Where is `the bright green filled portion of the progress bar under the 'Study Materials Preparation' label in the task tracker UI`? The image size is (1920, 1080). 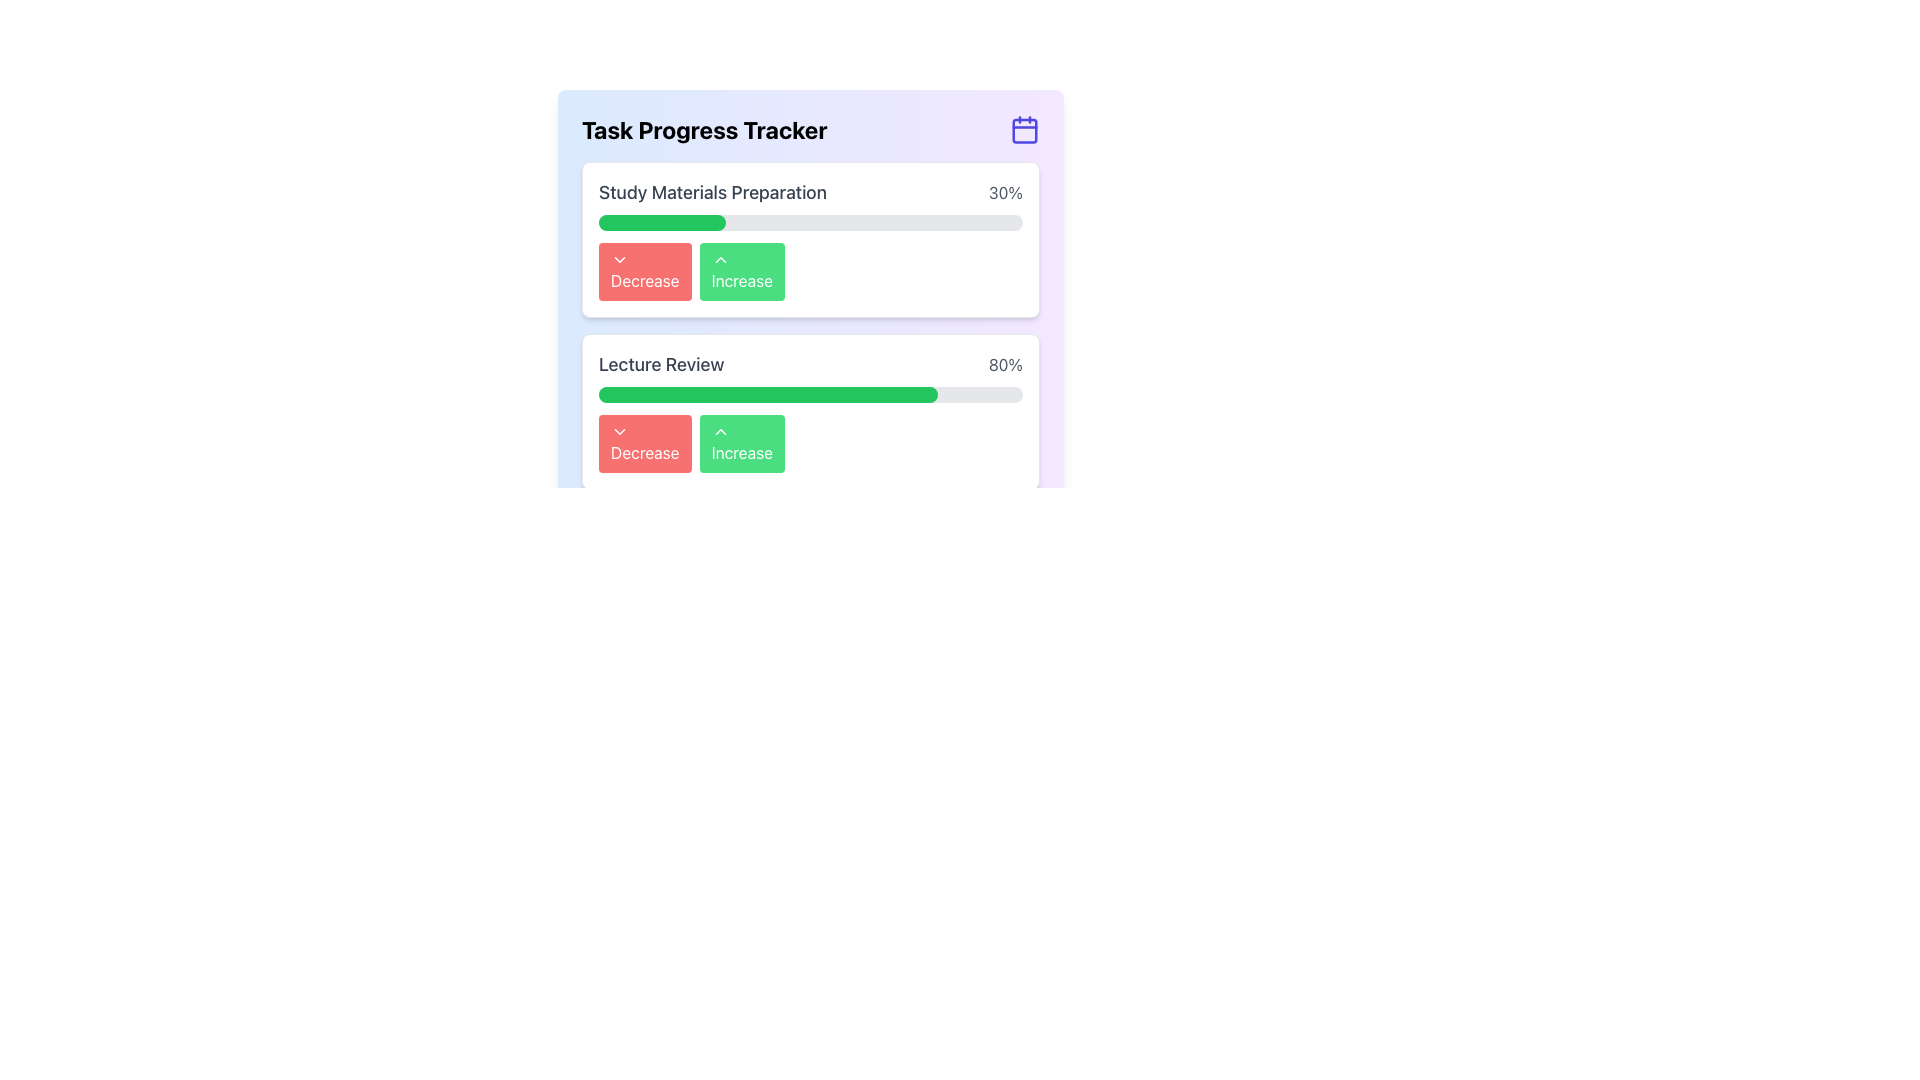
the bright green filled portion of the progress bar under the 'Study Materials Preparation' label in the task tracker UI is located at coordinates (662, 223).